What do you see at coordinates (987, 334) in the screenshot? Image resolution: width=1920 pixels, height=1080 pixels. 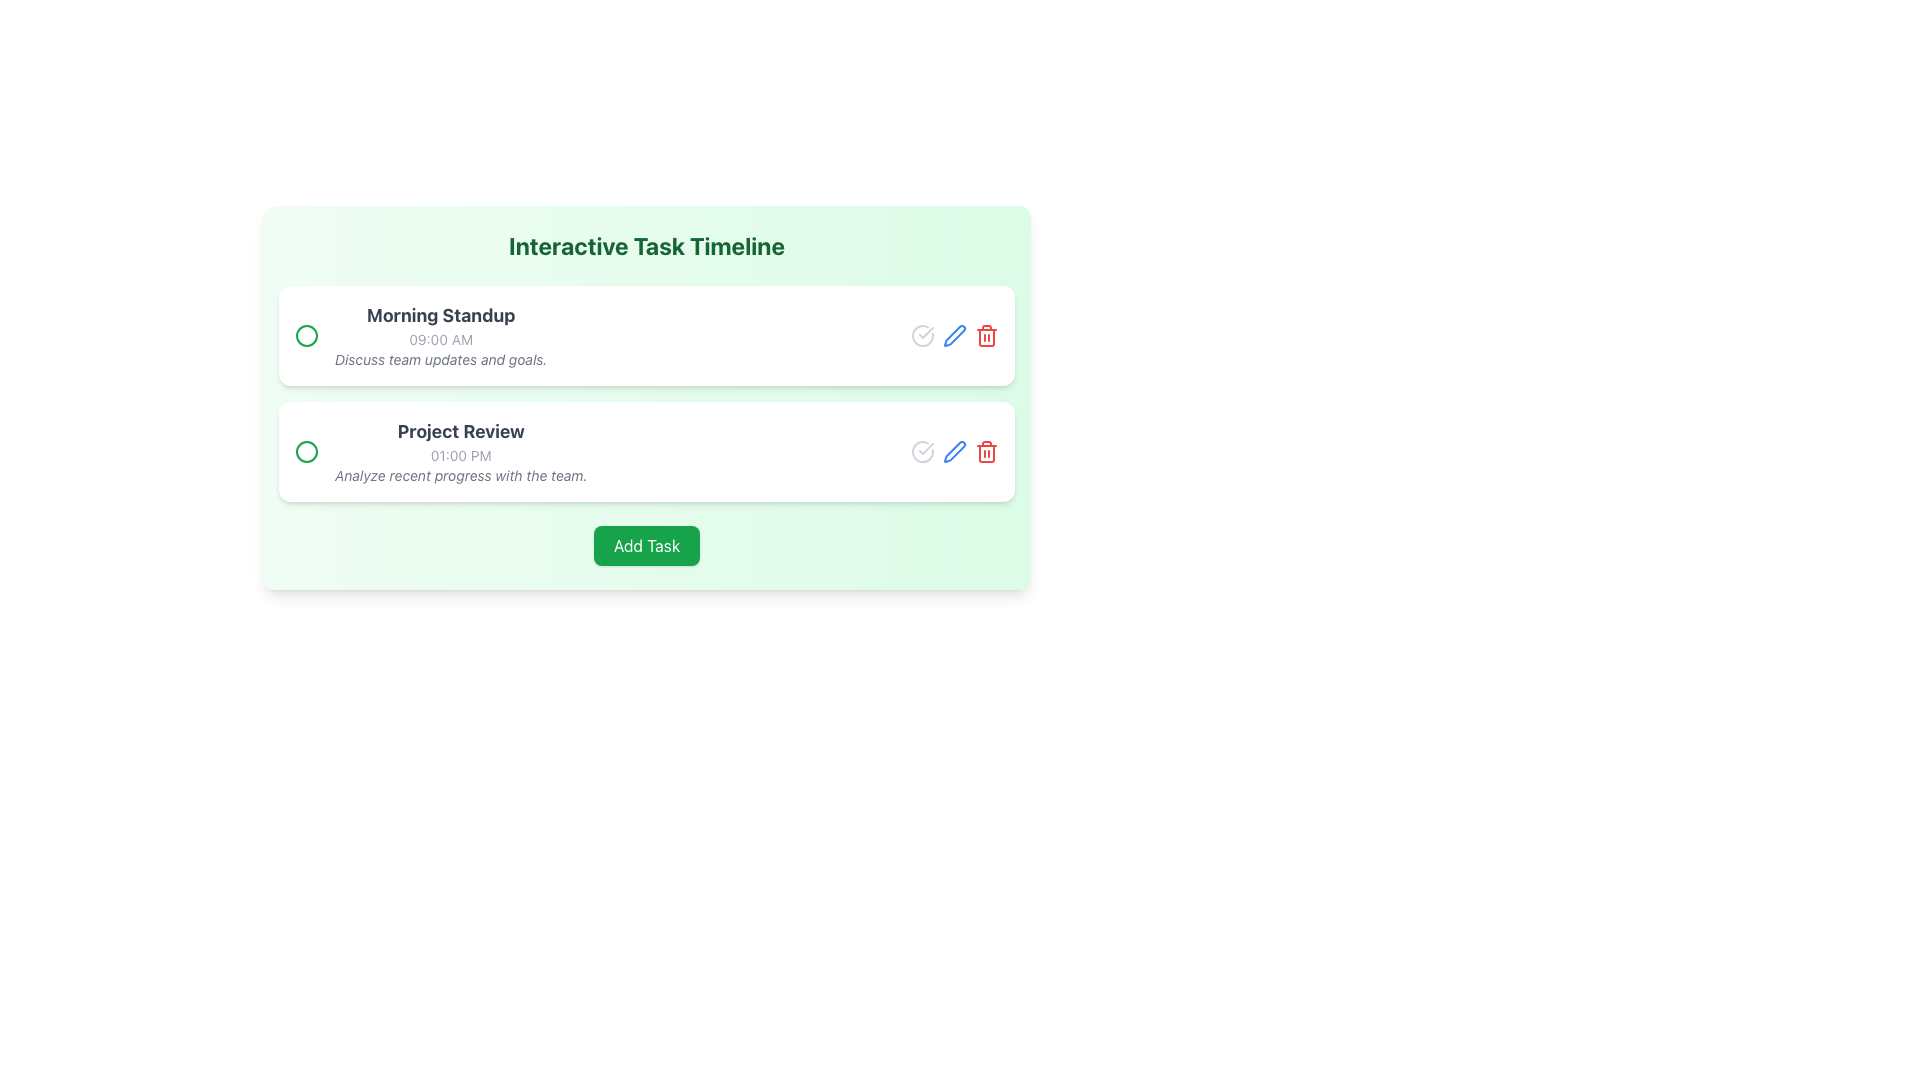 I see `the red trash can icon button that indicates a delete action, located at the far-right end of the control icons group in the 'Project Review' task row` at bounding box center [987, 334].